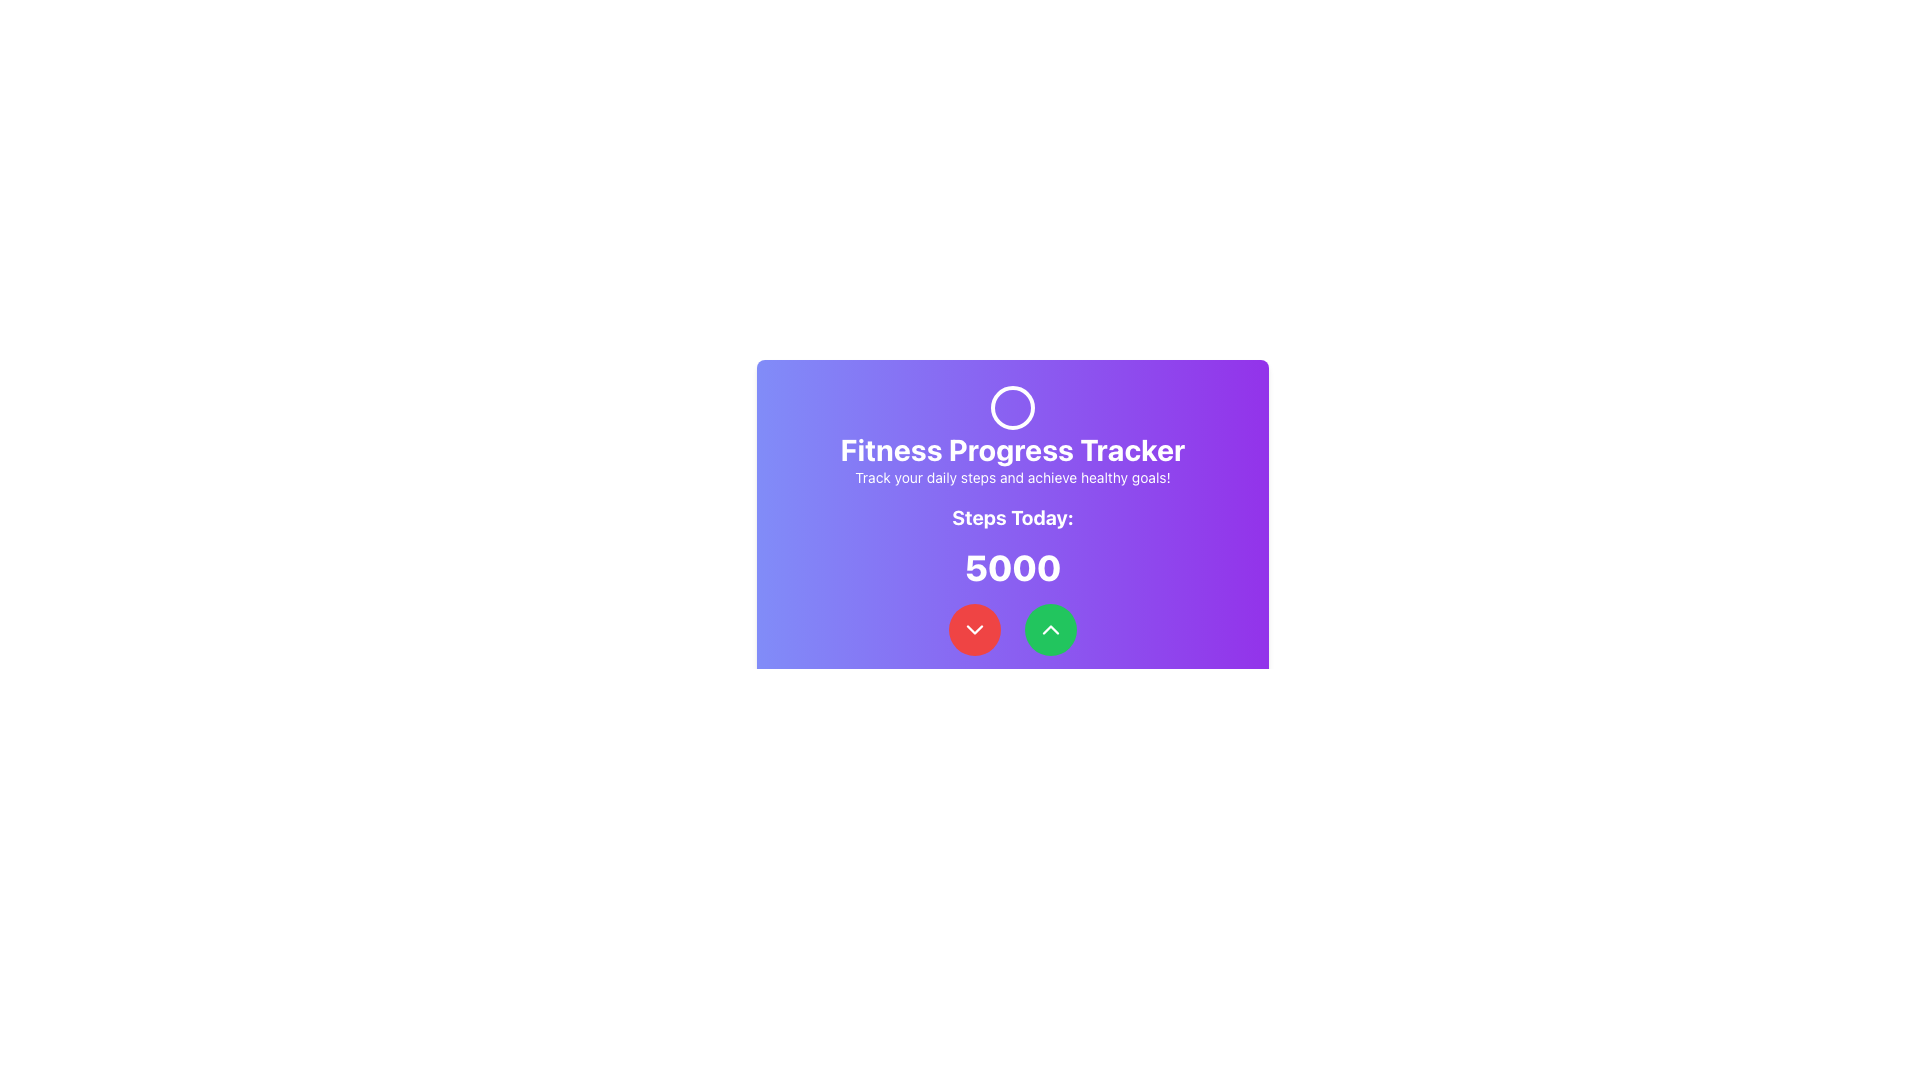 This screenshot has width=1920, height=1080. What do you see at coordinates (974, 628) in the screenshot?
I see `the chevron icon contained within the red circular button at the bottom left part of the card to observe any hover effects` at bounding box center [974, 628].